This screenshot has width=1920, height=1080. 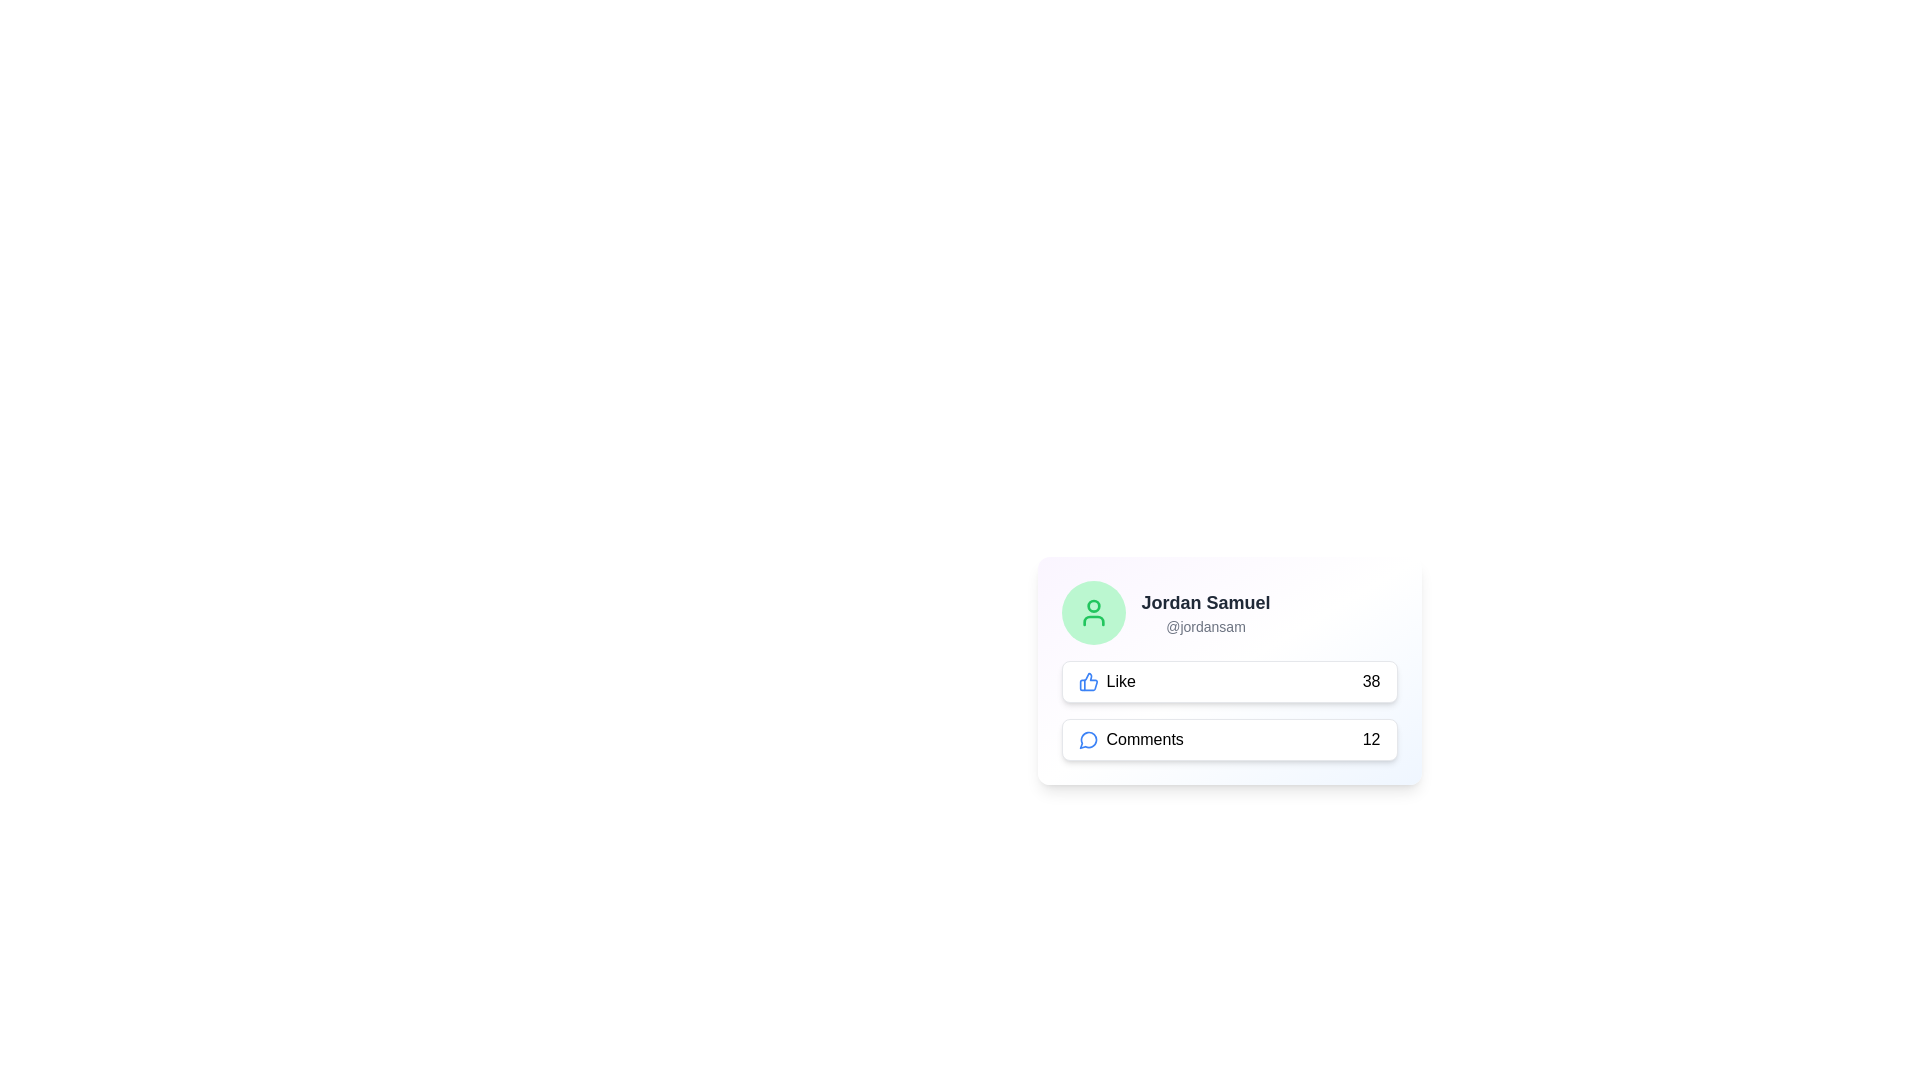 I want to click on the user profile icon, which is a green circular icon located above the text 'Jordan Samuel' and '@jordansam' in the user card section, so click(x=1092, y=612).